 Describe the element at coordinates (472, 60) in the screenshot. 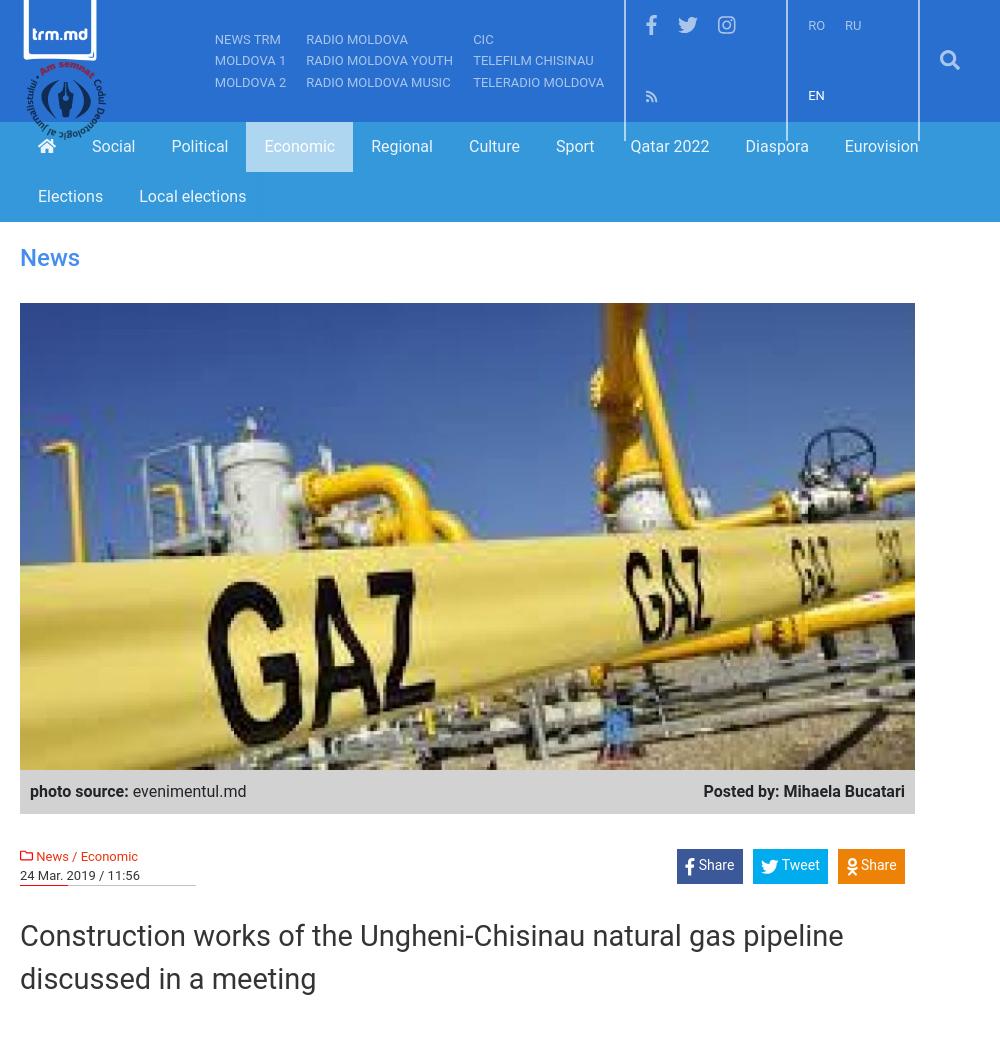

I see `'TeleFilm Chisinau'` at that location.